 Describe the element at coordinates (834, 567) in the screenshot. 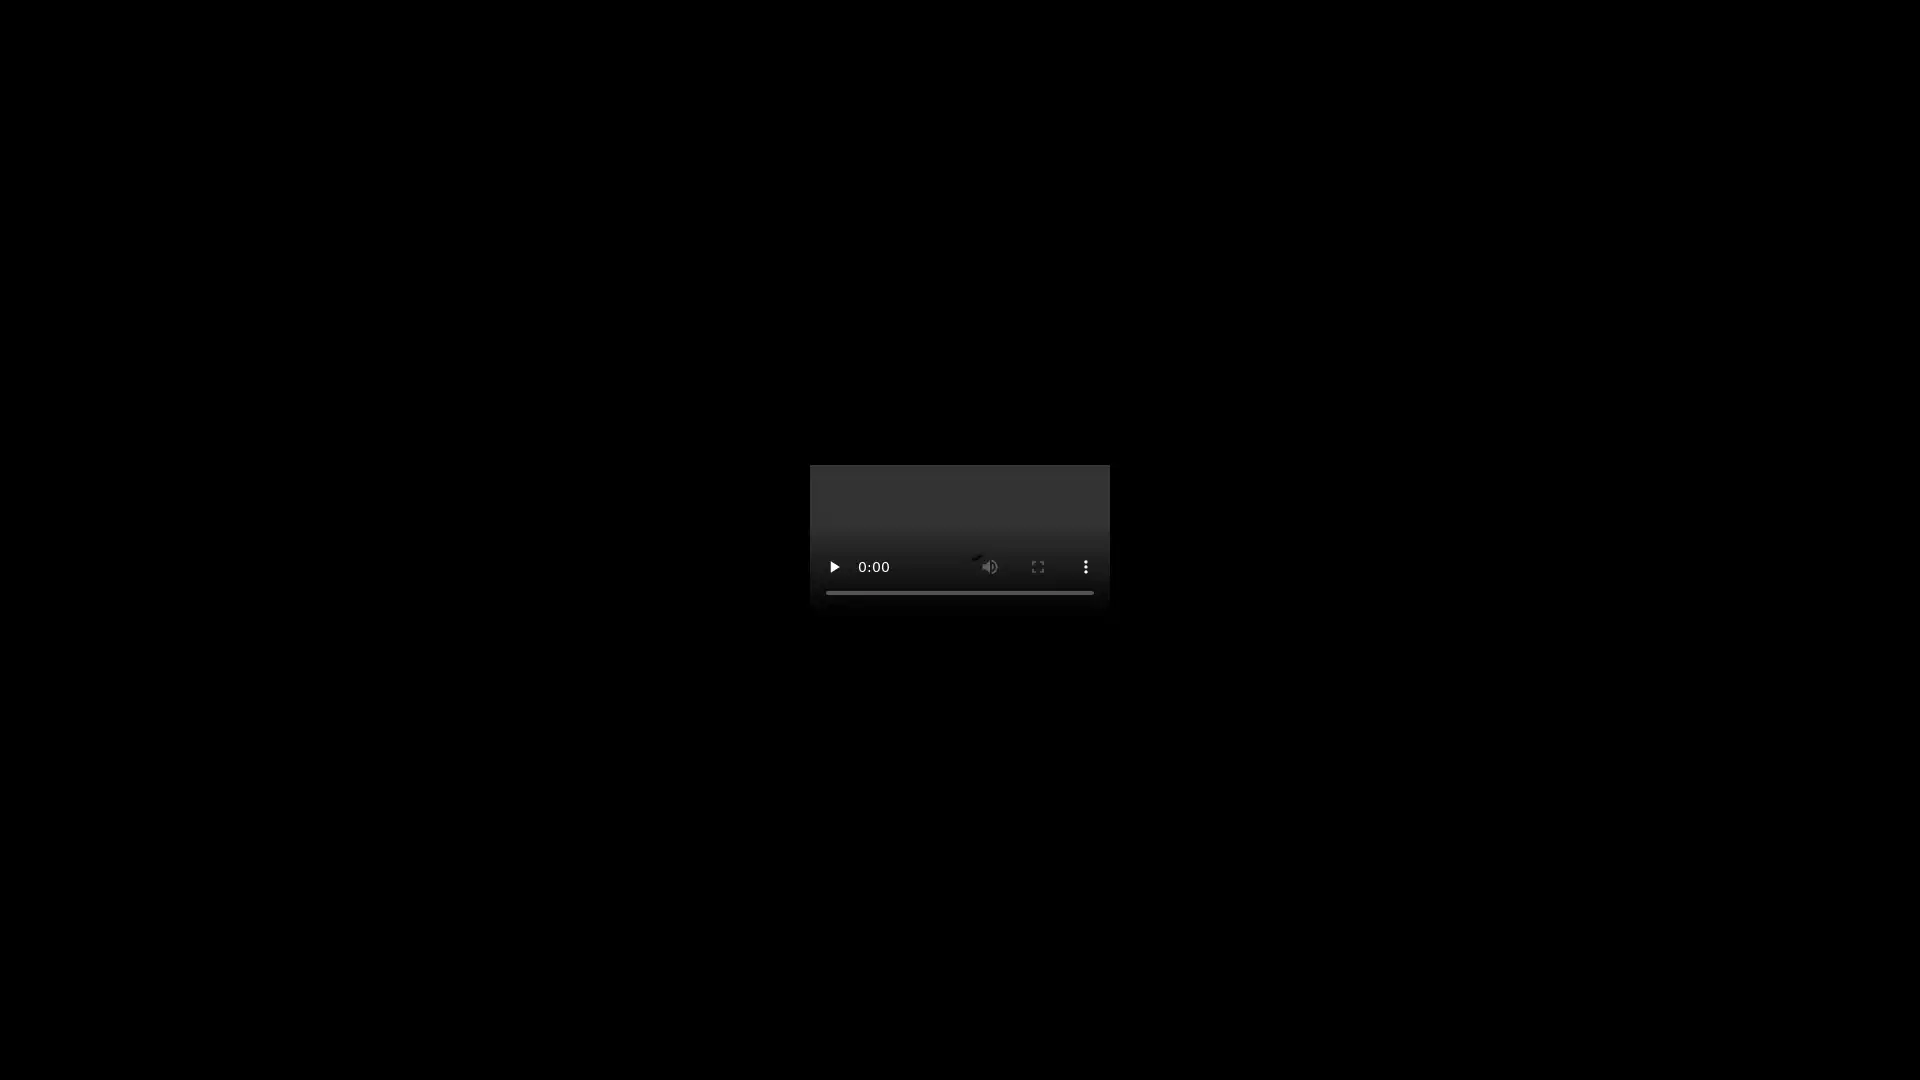

I see `play` at that location.